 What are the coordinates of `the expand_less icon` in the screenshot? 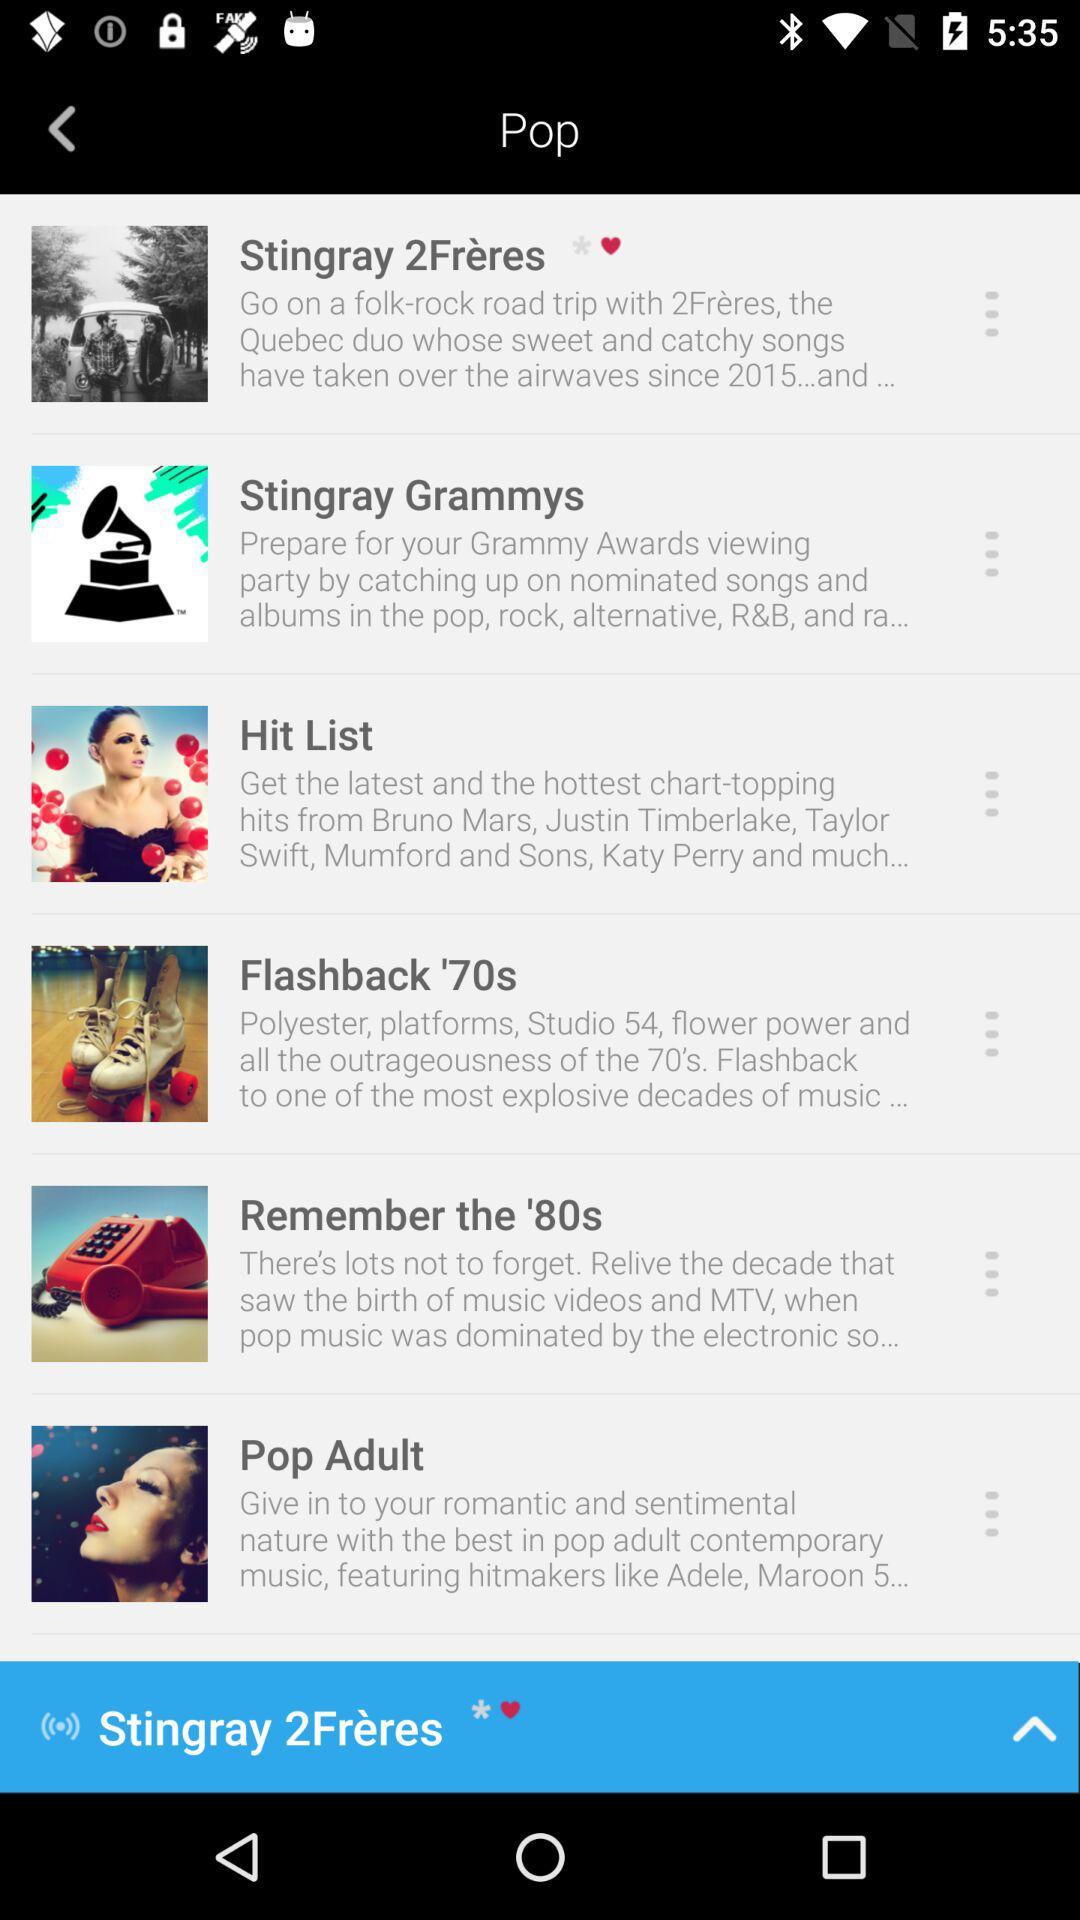 It's located at (1034, 1725).